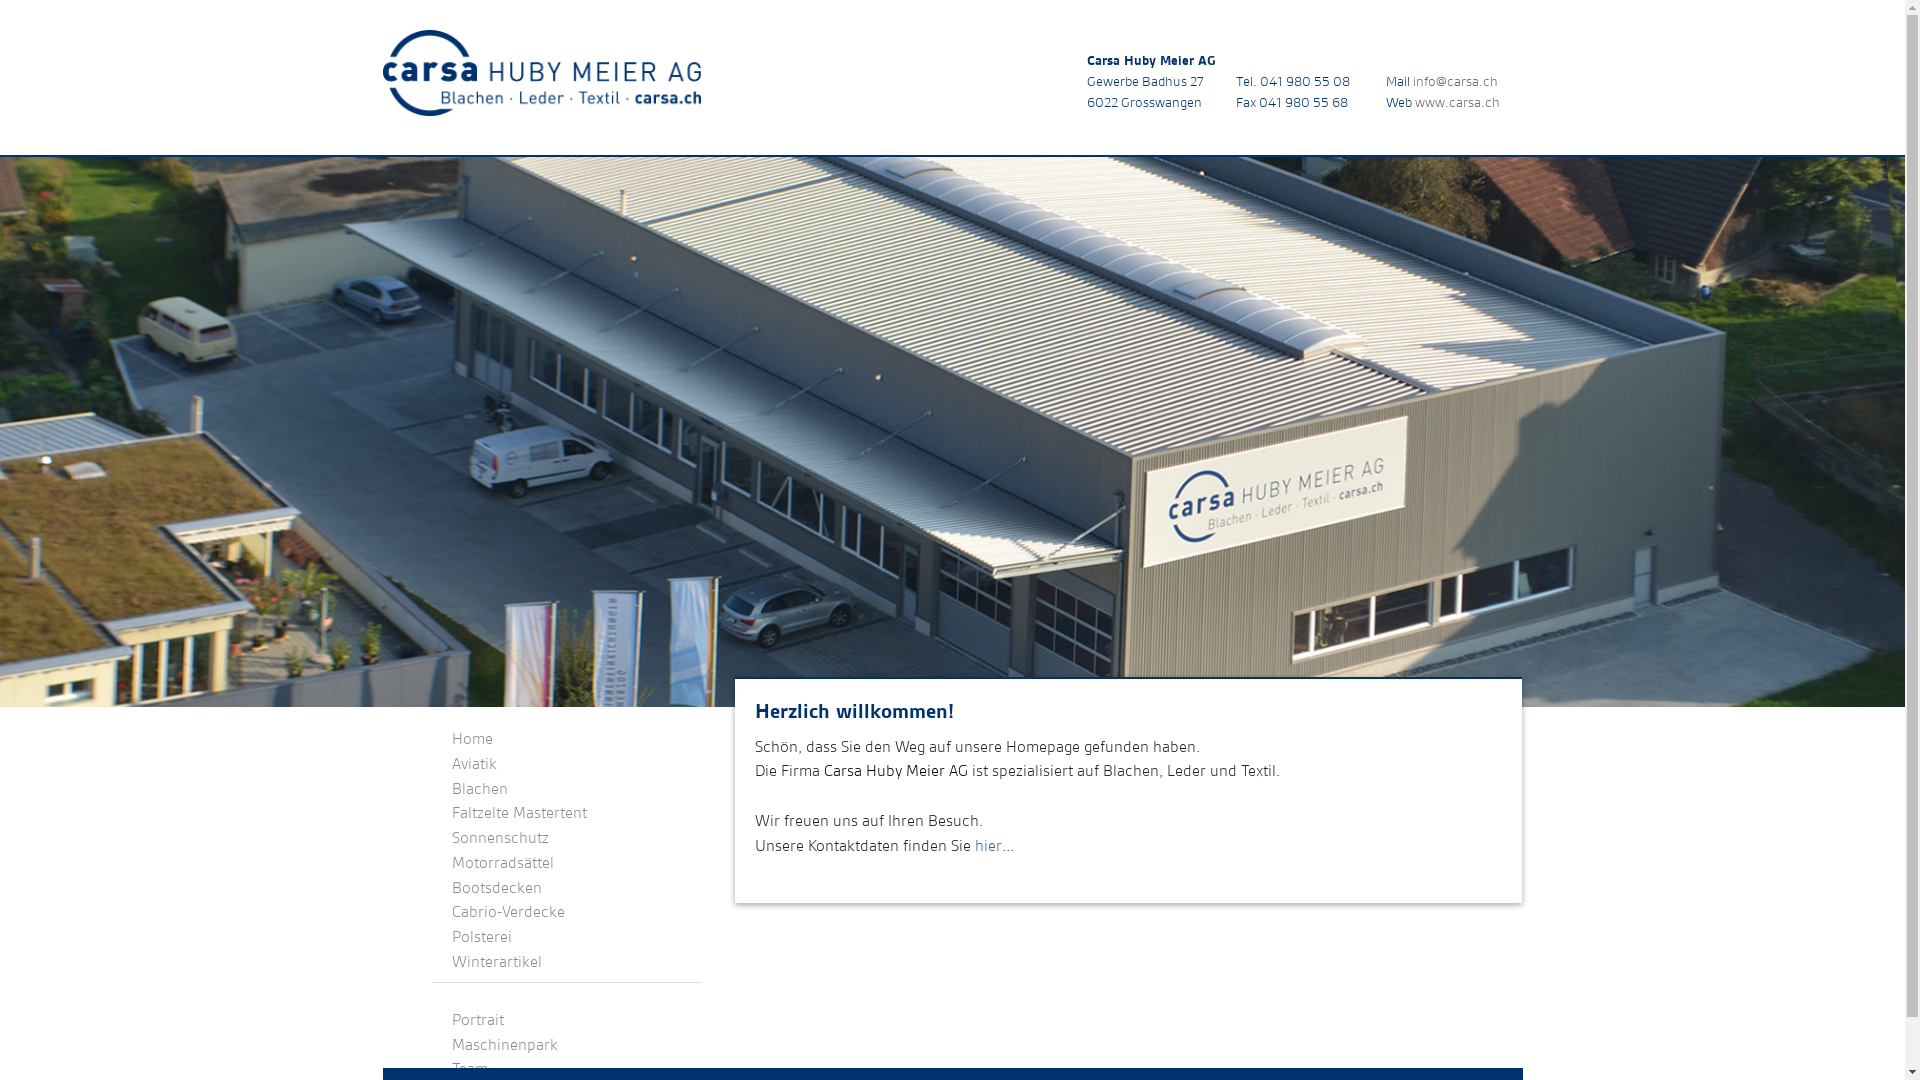  I want to click on 'Polsterei', so click(481, 936).